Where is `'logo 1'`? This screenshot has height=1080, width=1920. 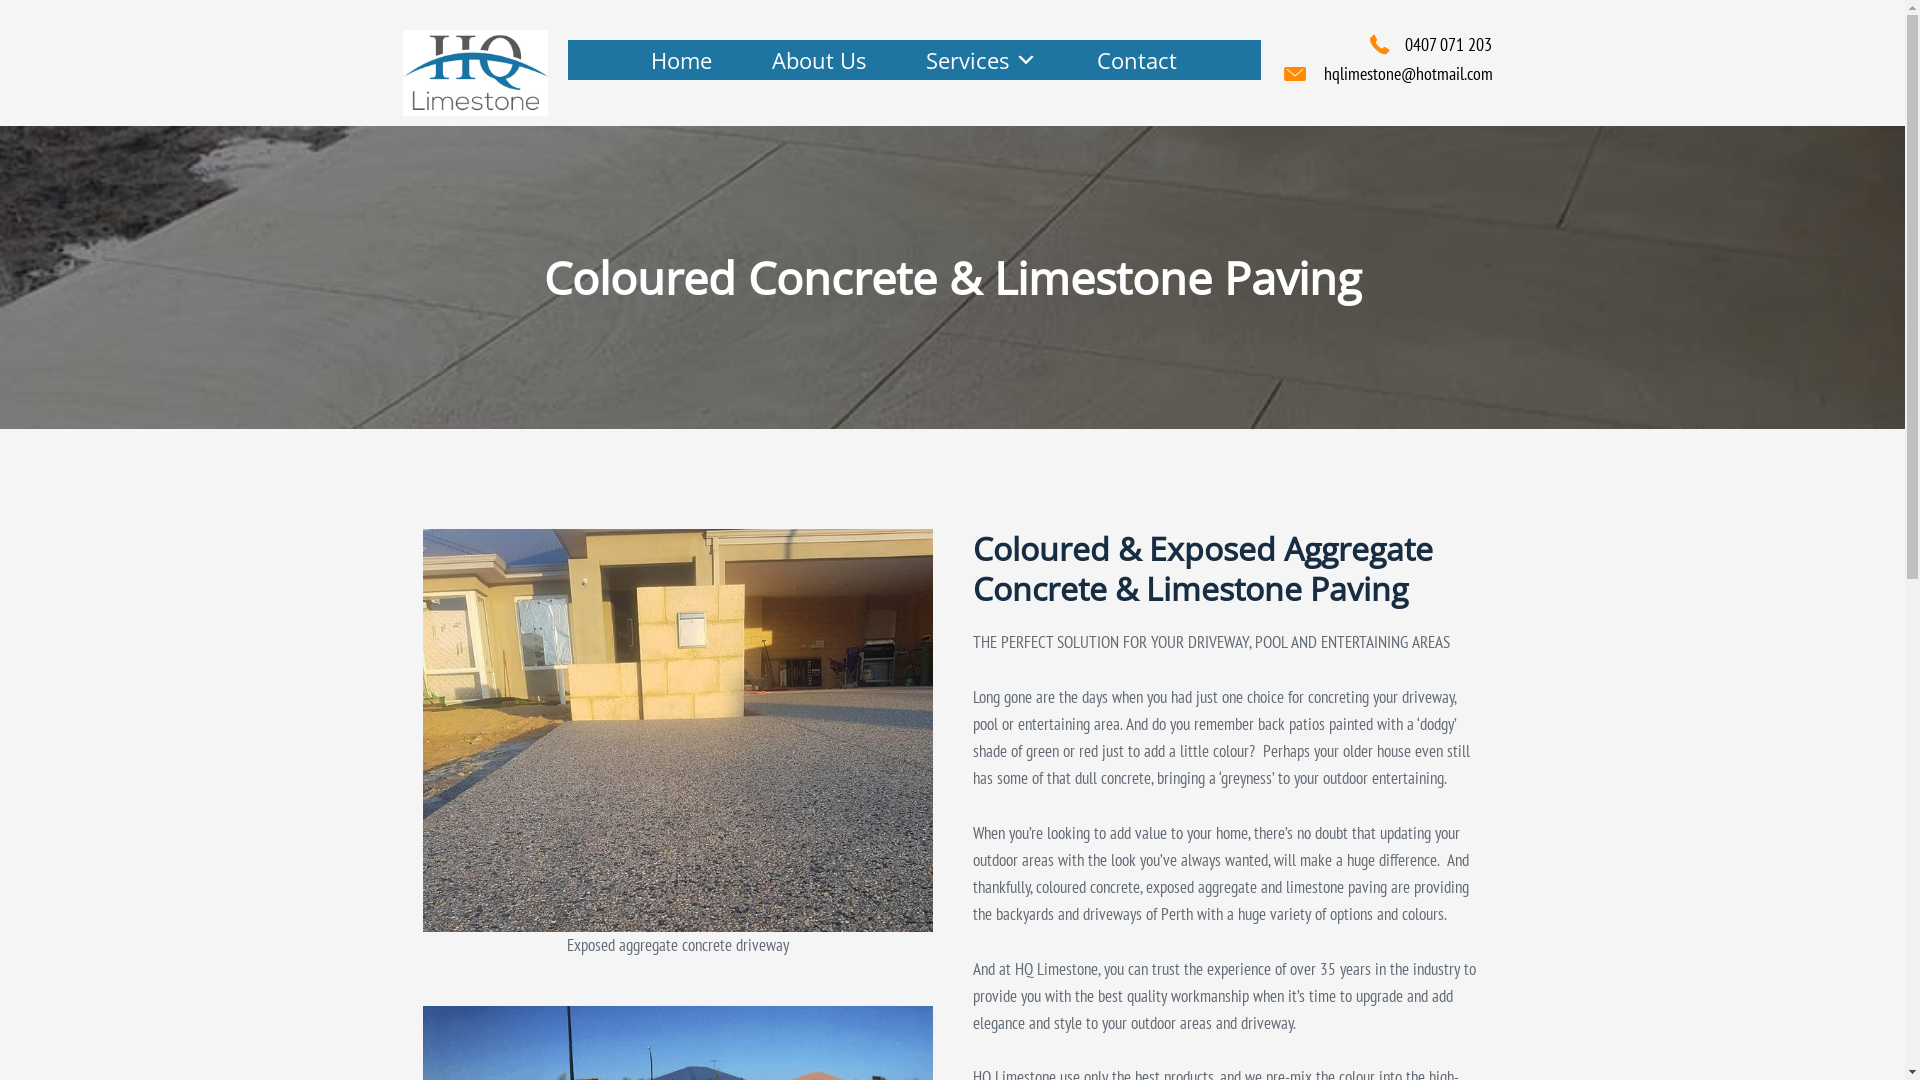
'logo 1' is located at coordinates (401, 72).